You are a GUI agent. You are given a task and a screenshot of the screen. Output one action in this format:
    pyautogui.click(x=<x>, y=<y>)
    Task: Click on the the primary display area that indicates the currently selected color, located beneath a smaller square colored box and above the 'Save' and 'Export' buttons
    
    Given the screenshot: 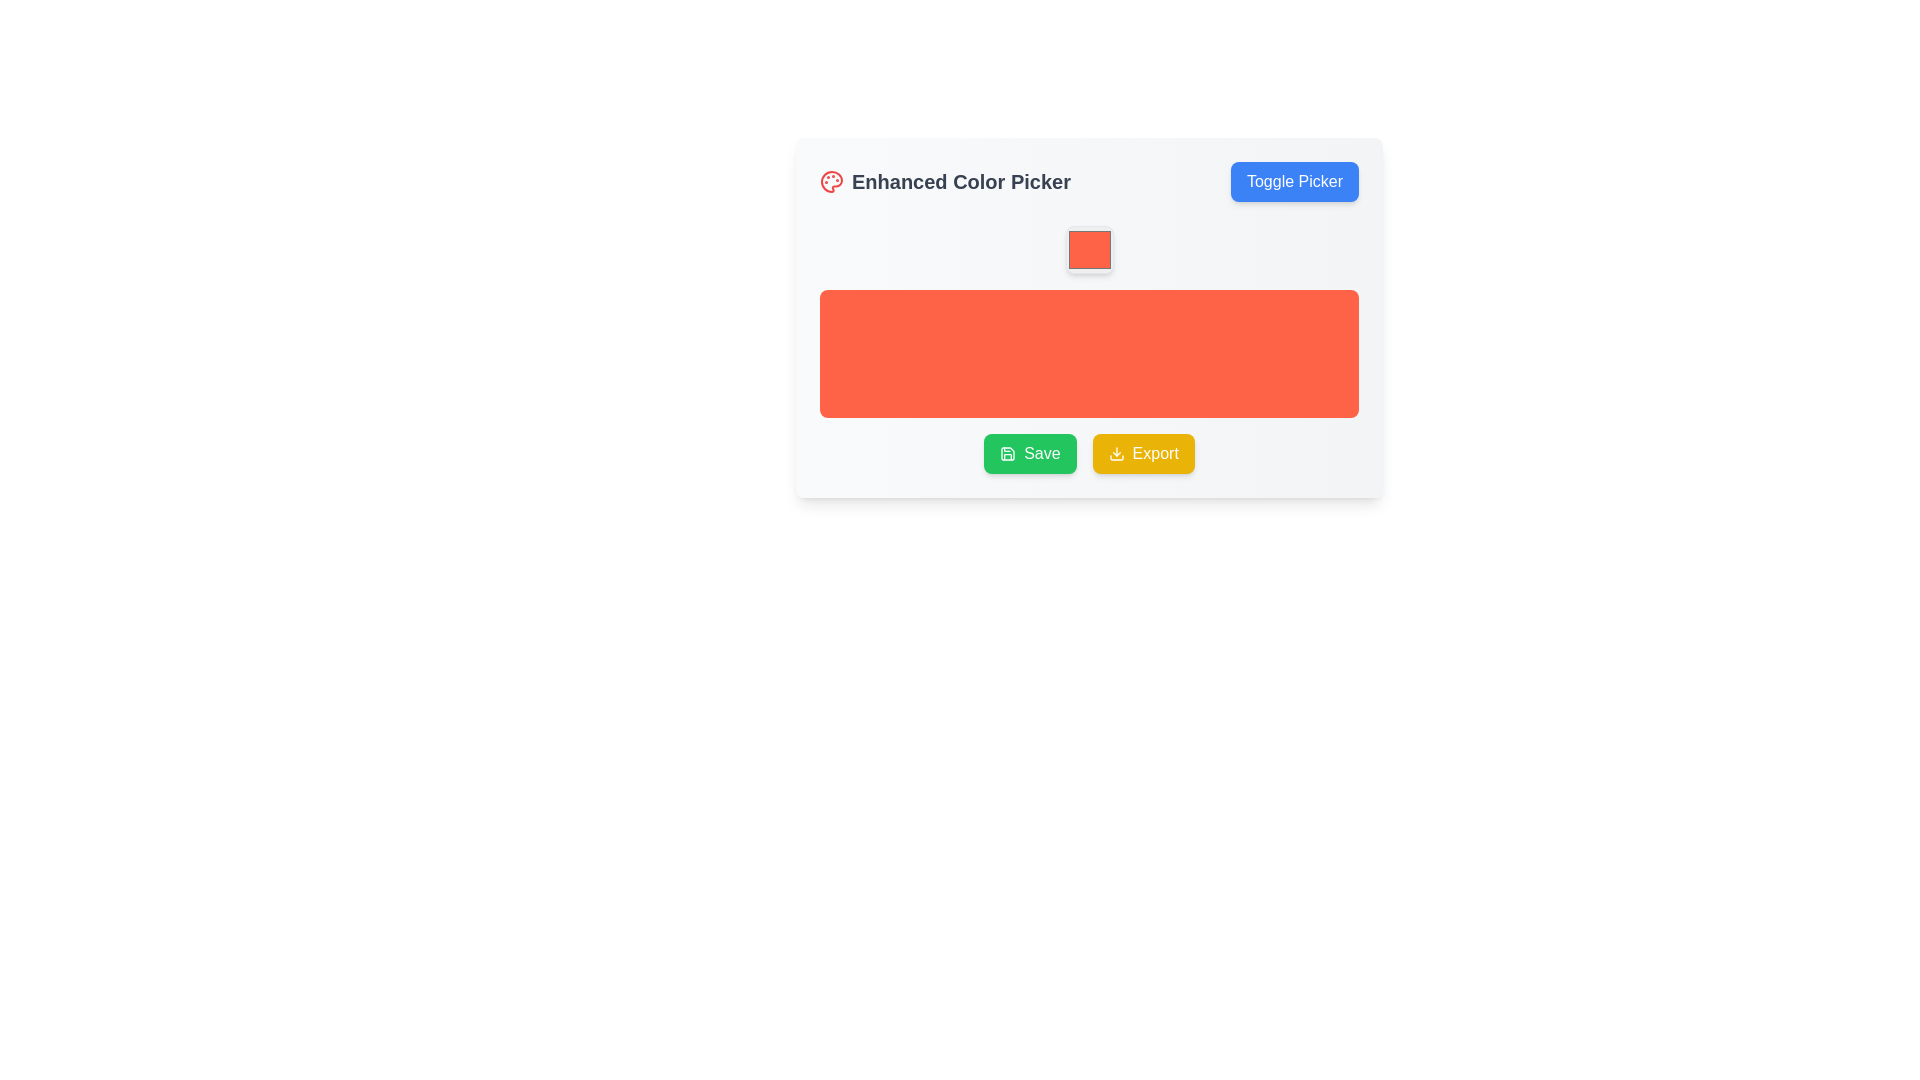 What is the action you would take?
    pyautogui.click(x=1088, y=353)
    